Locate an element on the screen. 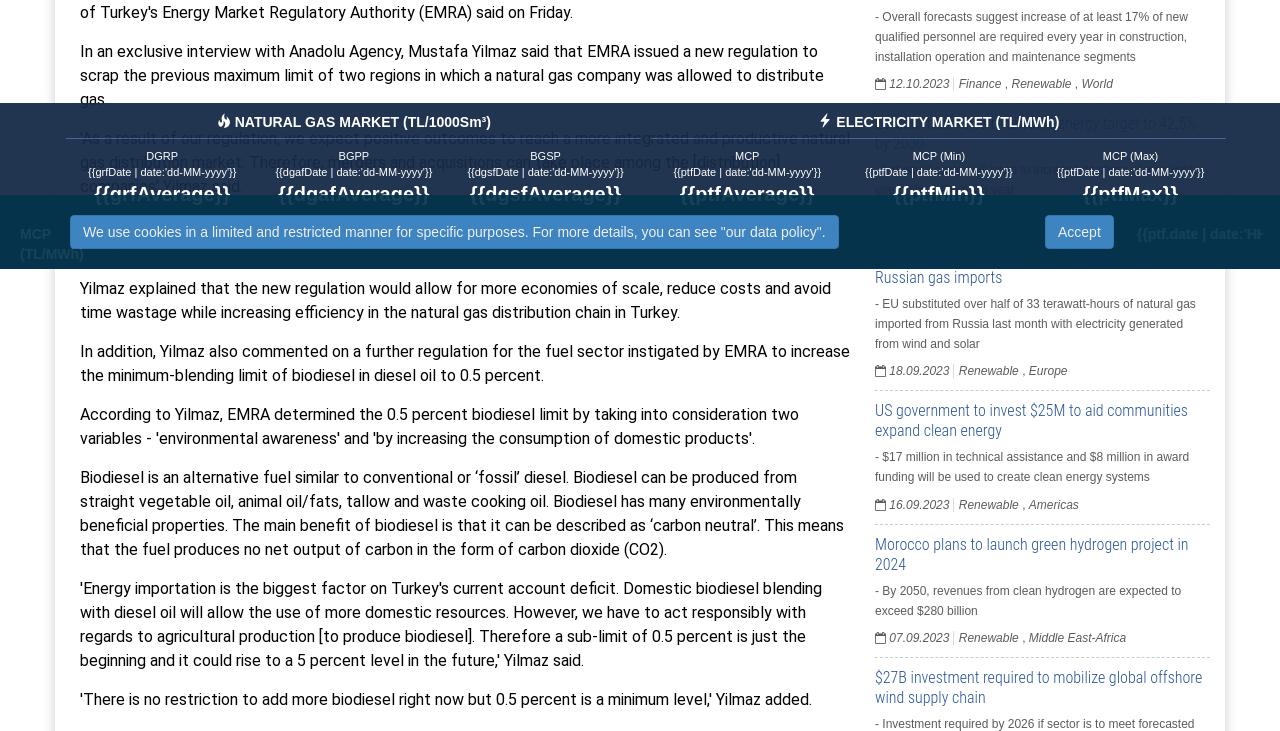 The width and height of the screenshot is (1280, 731). 'Biodiesel is an alternative fuel similar to conventional or ‘fossil’ diesel. Biodiesel can be produced from straight vegetable oil, animal oil/fats, tallow and waste cooking oil. Biodiesel has many environmentally beneficial properties. The main benefit of biodiesel is that it can be described as ‘carbon neutral’. This means that the fuel produces no net output of carbon in the form of carbon dioxide (CO2).' is located at coordinates (460, 511).